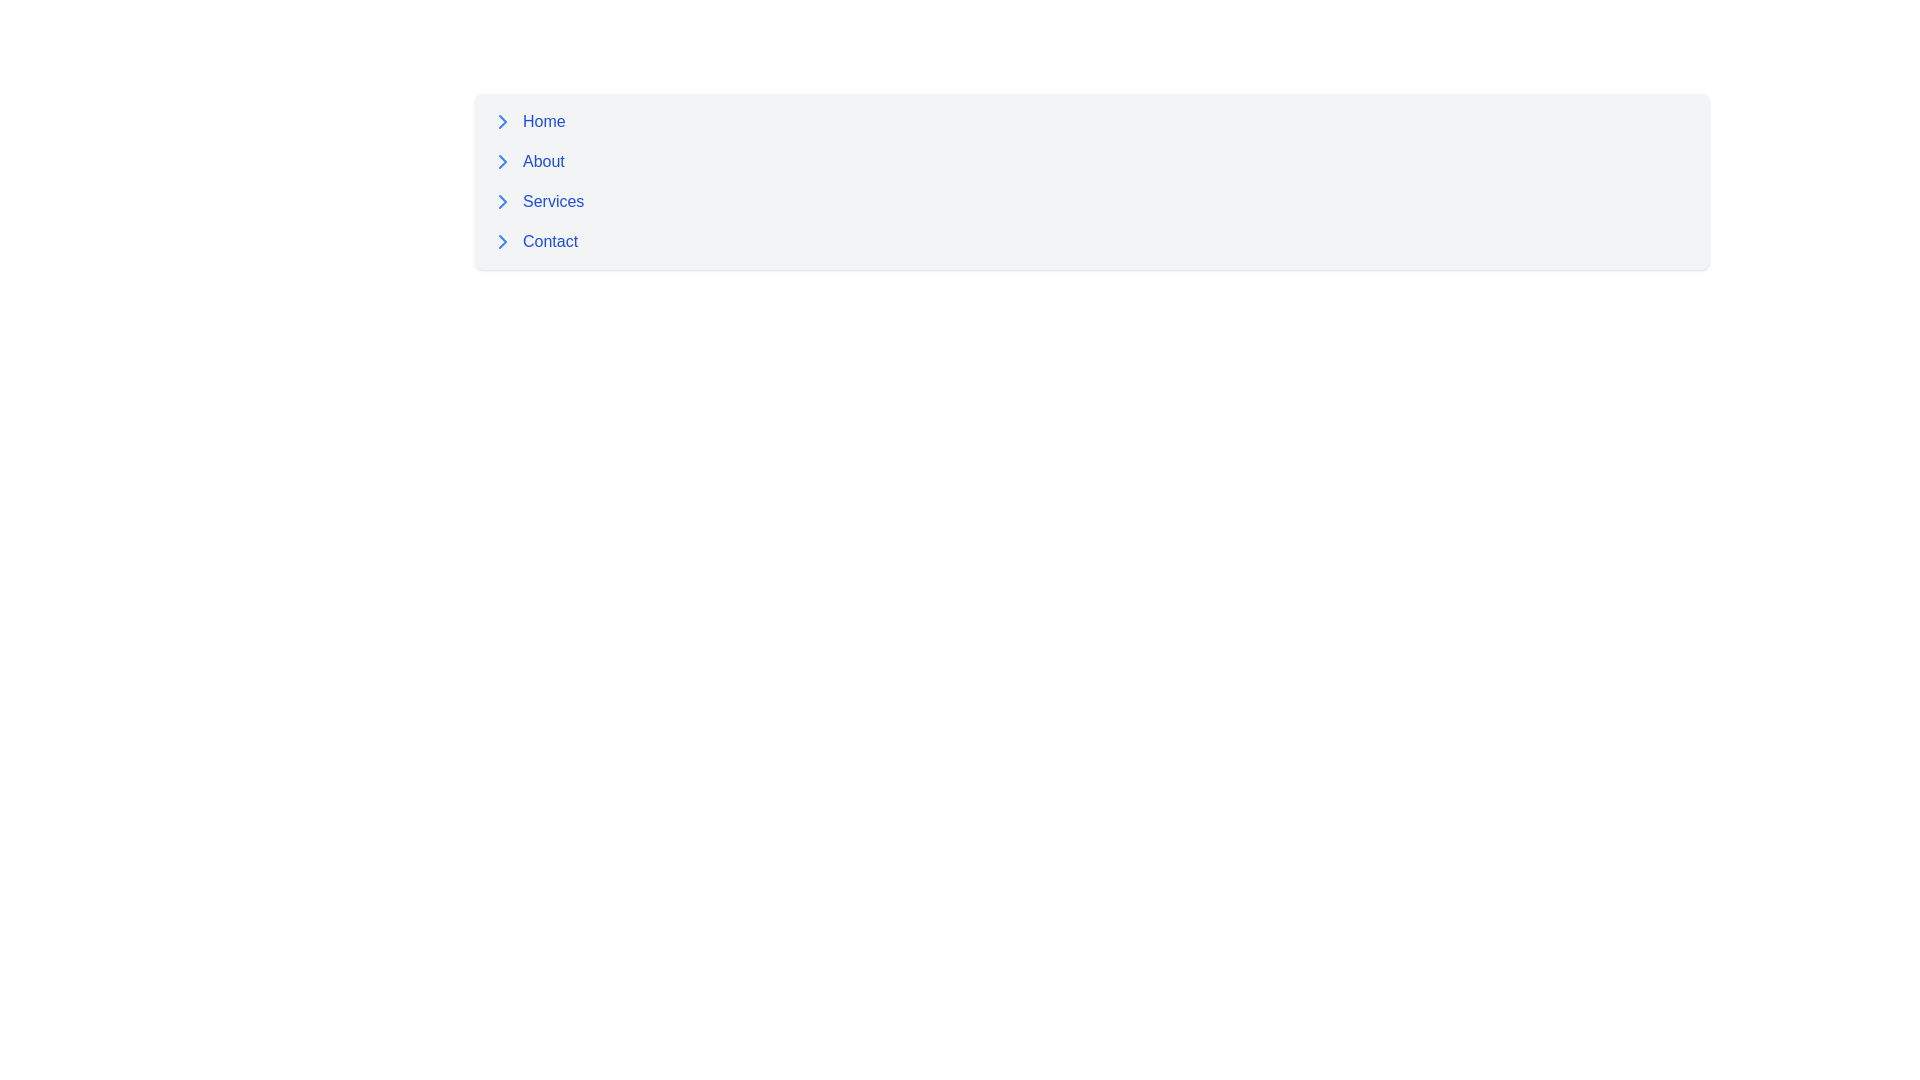  What do you see at coordinates (553, 201) in the screenshot?
I see `the 'Services' text label in the navigation menu to trigger the underline appearance` at bounding box center [553, 201].